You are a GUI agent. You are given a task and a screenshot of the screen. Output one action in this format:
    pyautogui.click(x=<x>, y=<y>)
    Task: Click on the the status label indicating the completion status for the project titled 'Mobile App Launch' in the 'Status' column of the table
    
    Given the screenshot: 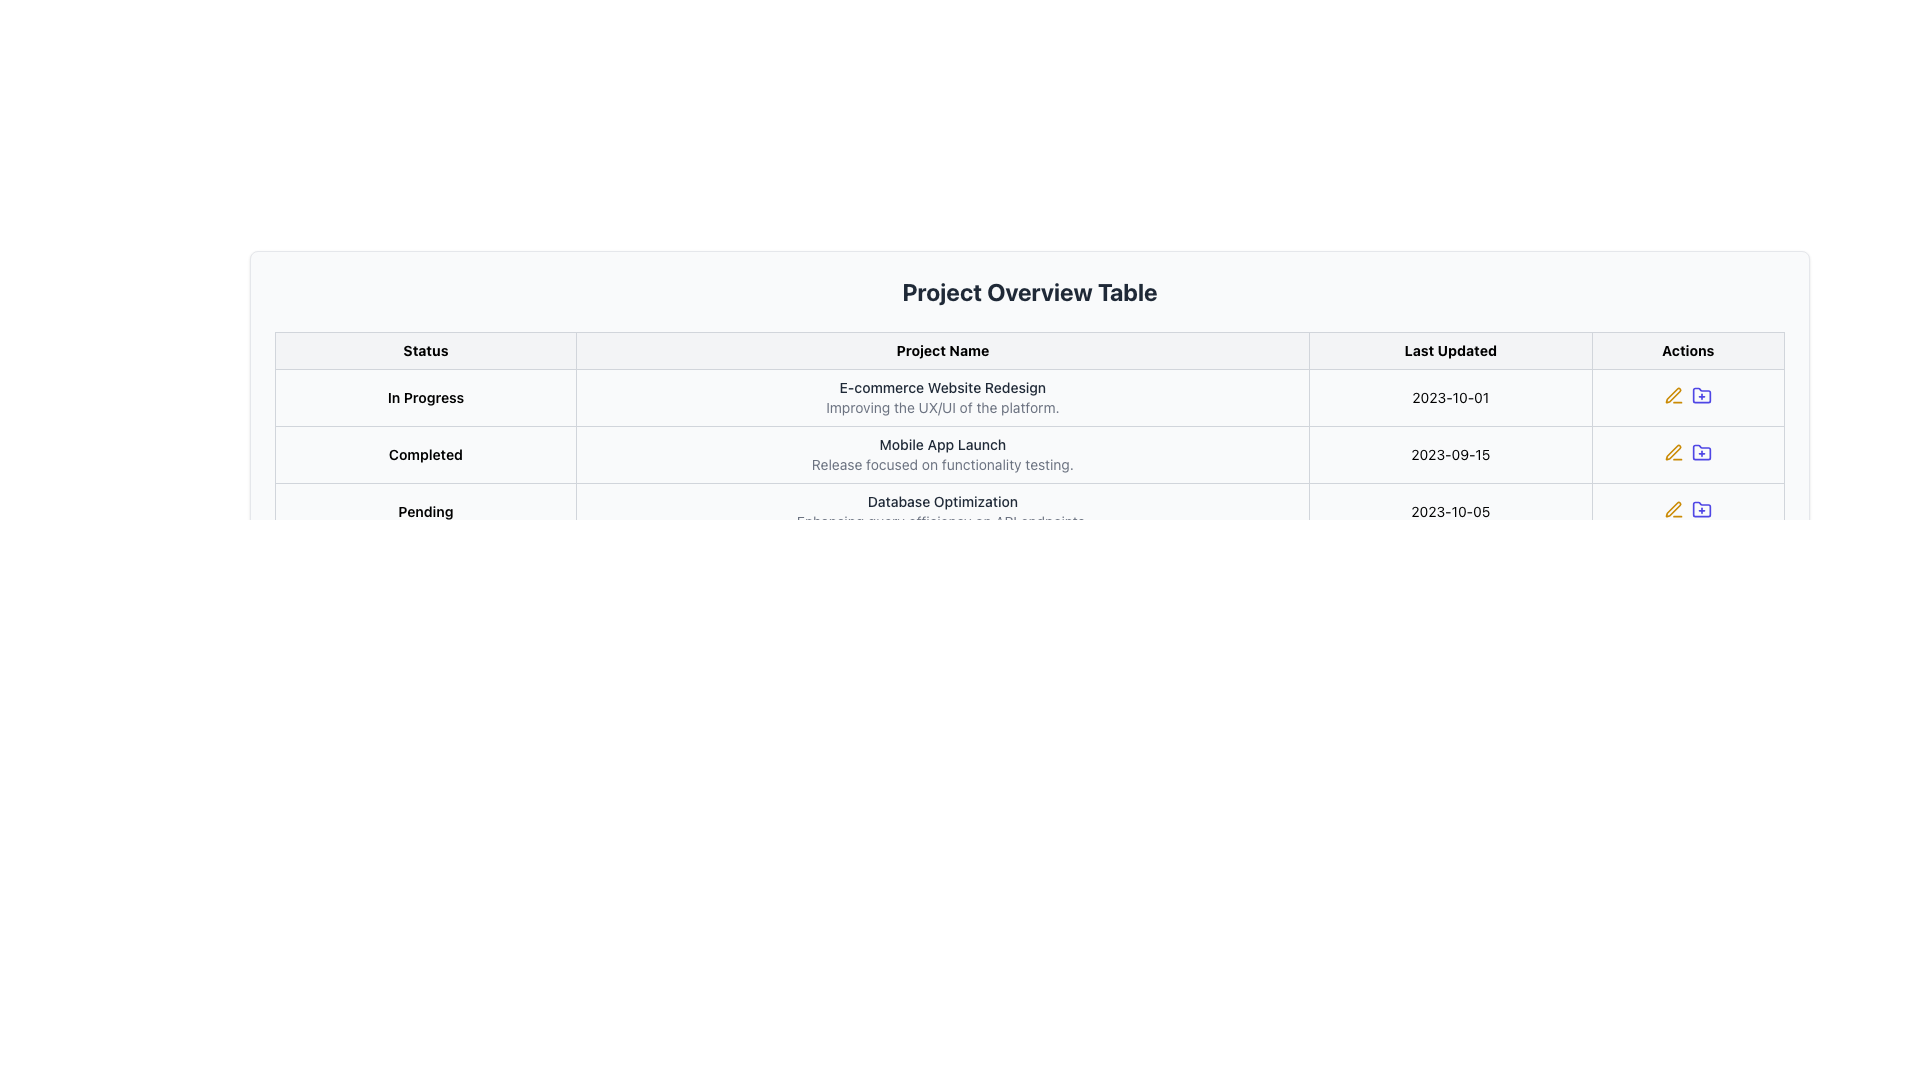 What is the action you would take?
    pyautogui.click(x=424, y=455)
    